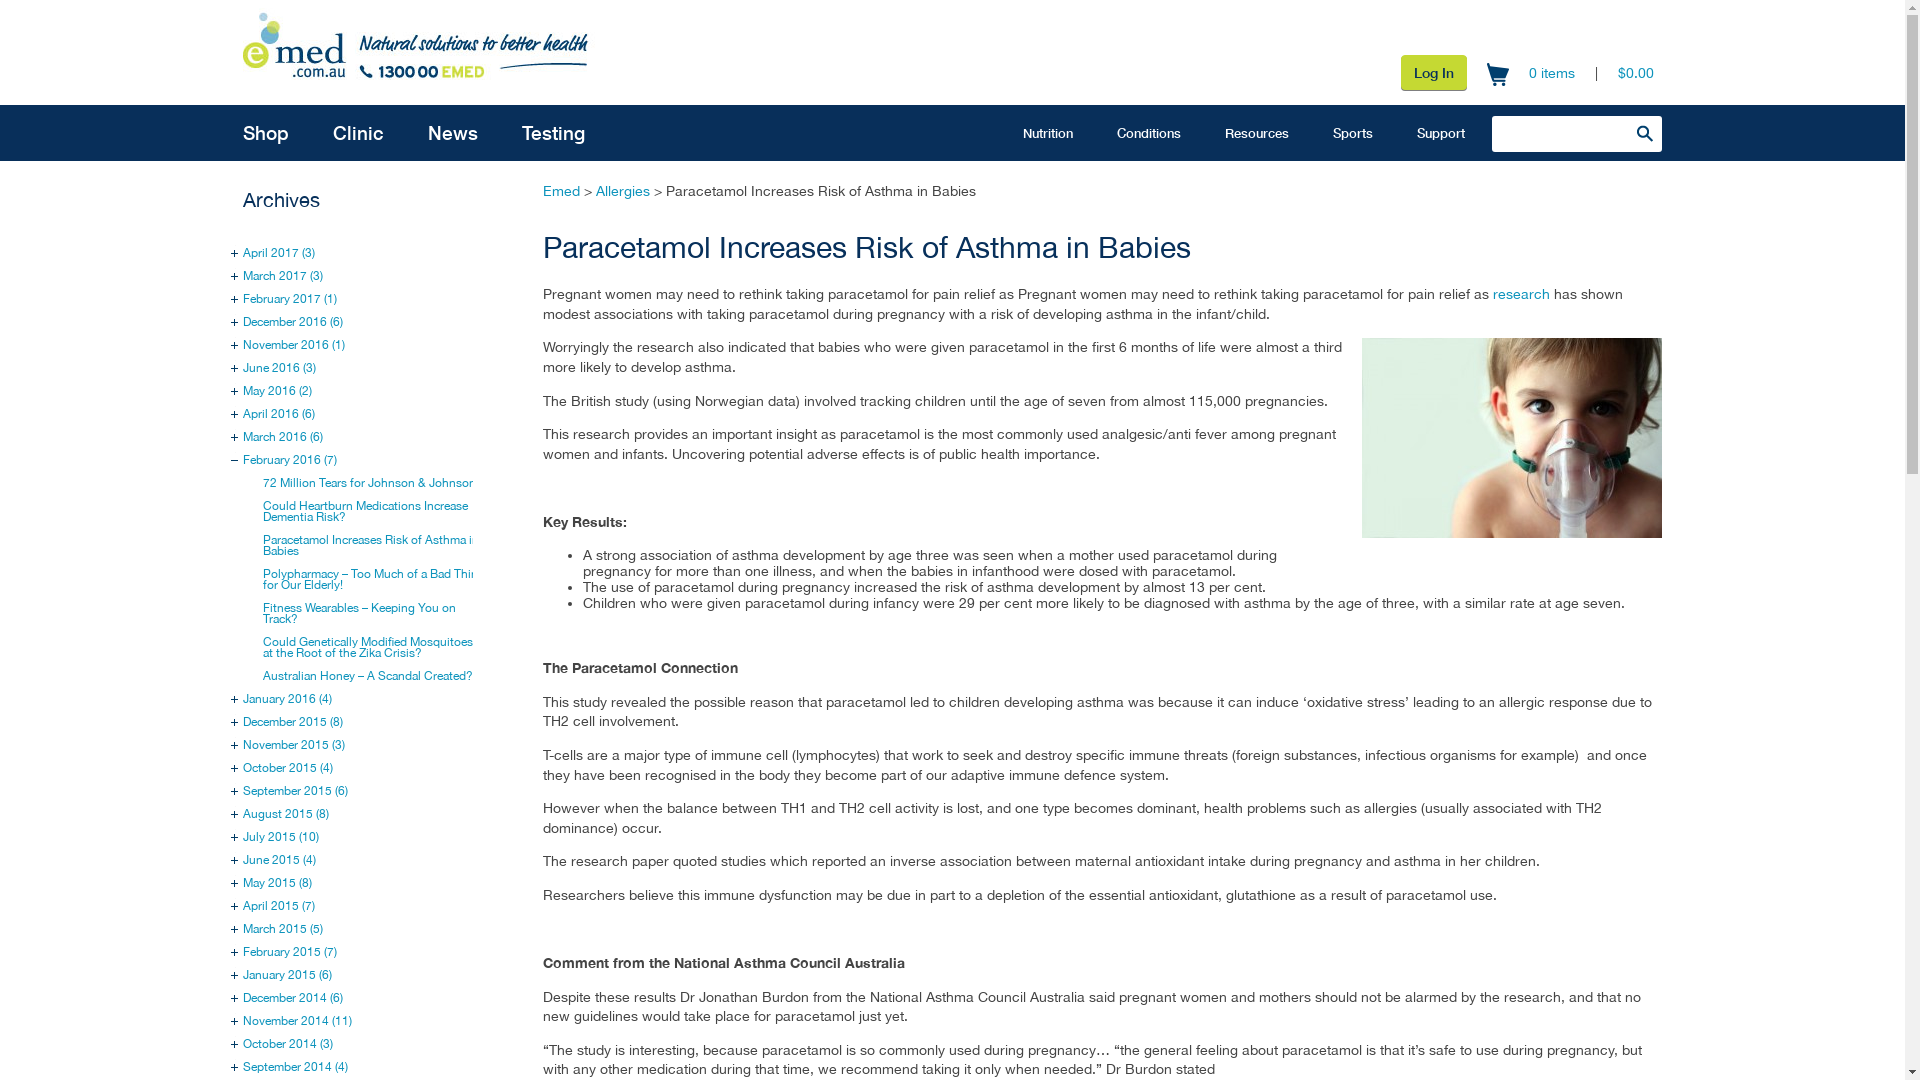 The height and width of the screenshot is (1080, 1920). Describe the element at coordinates (1627, 132) in the screenshot. I see `'Search'` at that location.